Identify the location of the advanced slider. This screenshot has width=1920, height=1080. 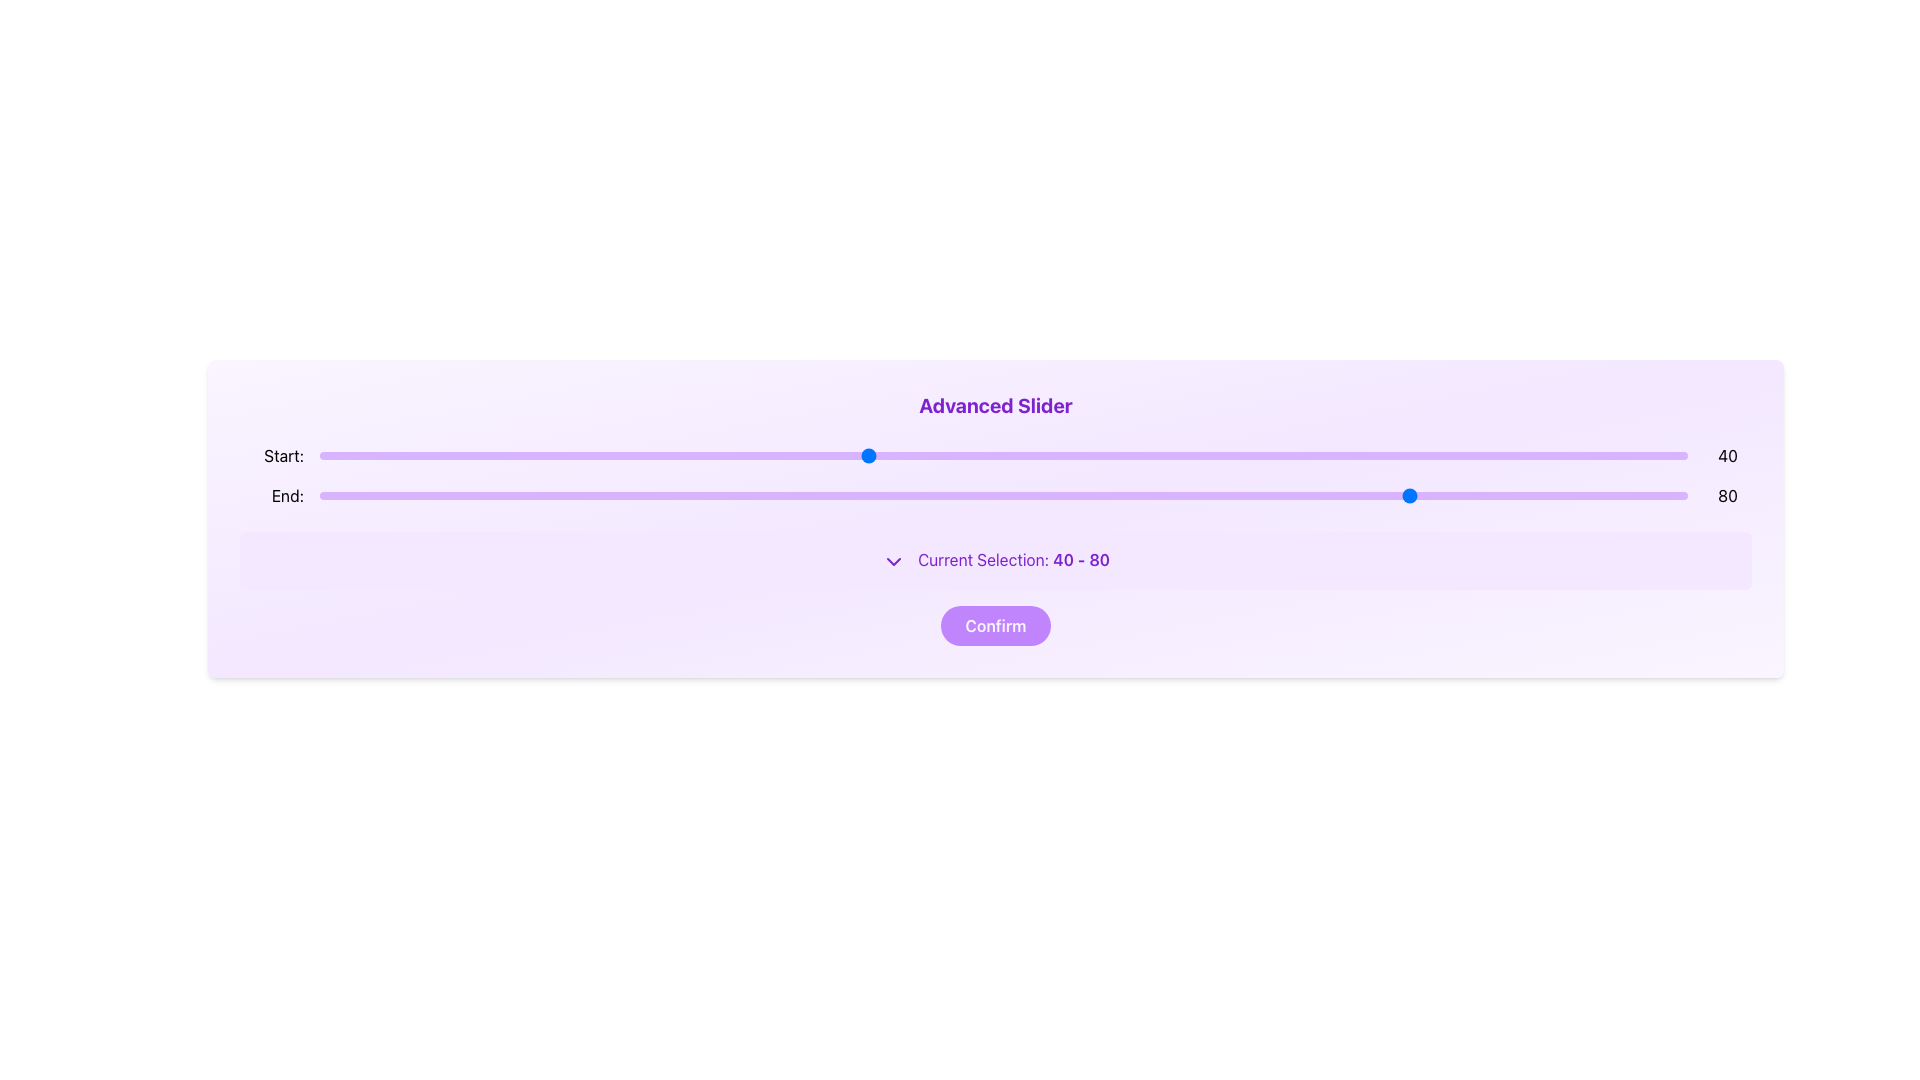
(333, 455).